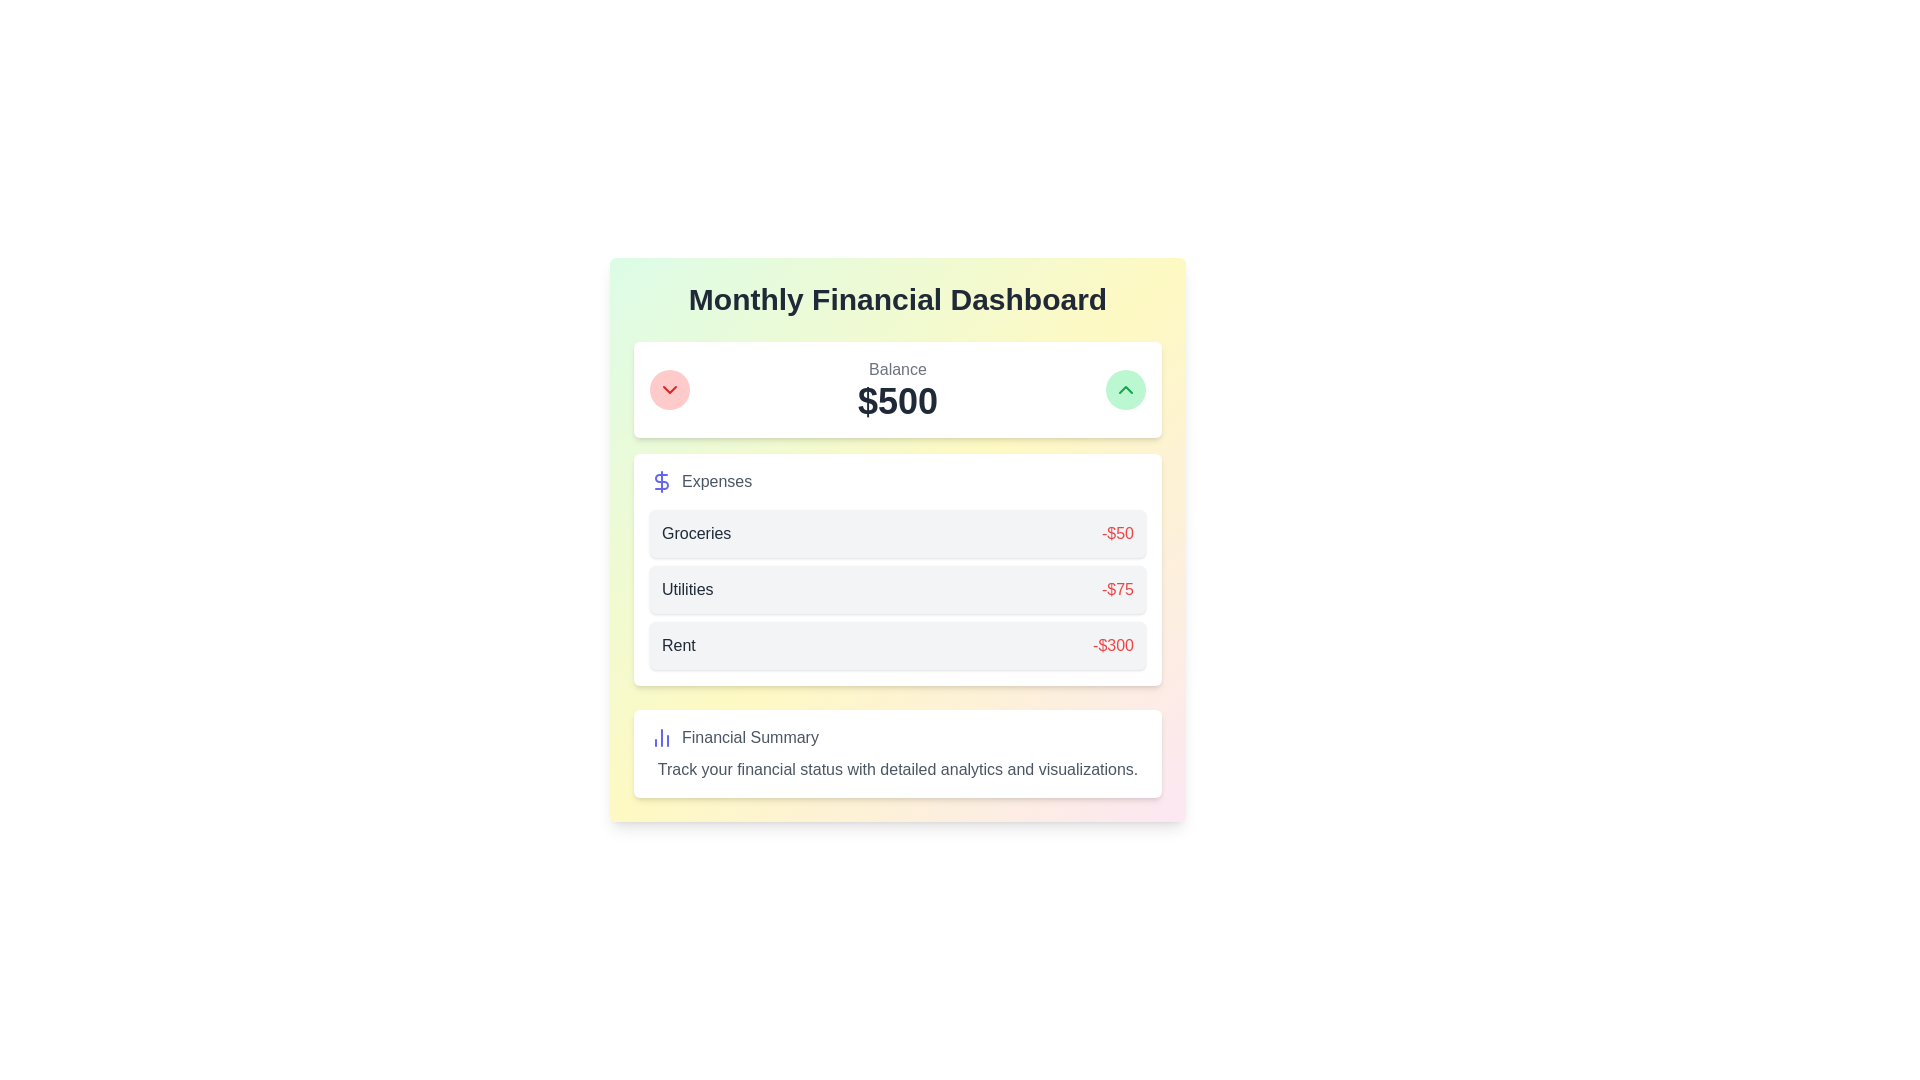  Describe the element at coordinates (662, 482) in the screenshot. I see `the decorative icon associated with financial content, positioned` at that location.